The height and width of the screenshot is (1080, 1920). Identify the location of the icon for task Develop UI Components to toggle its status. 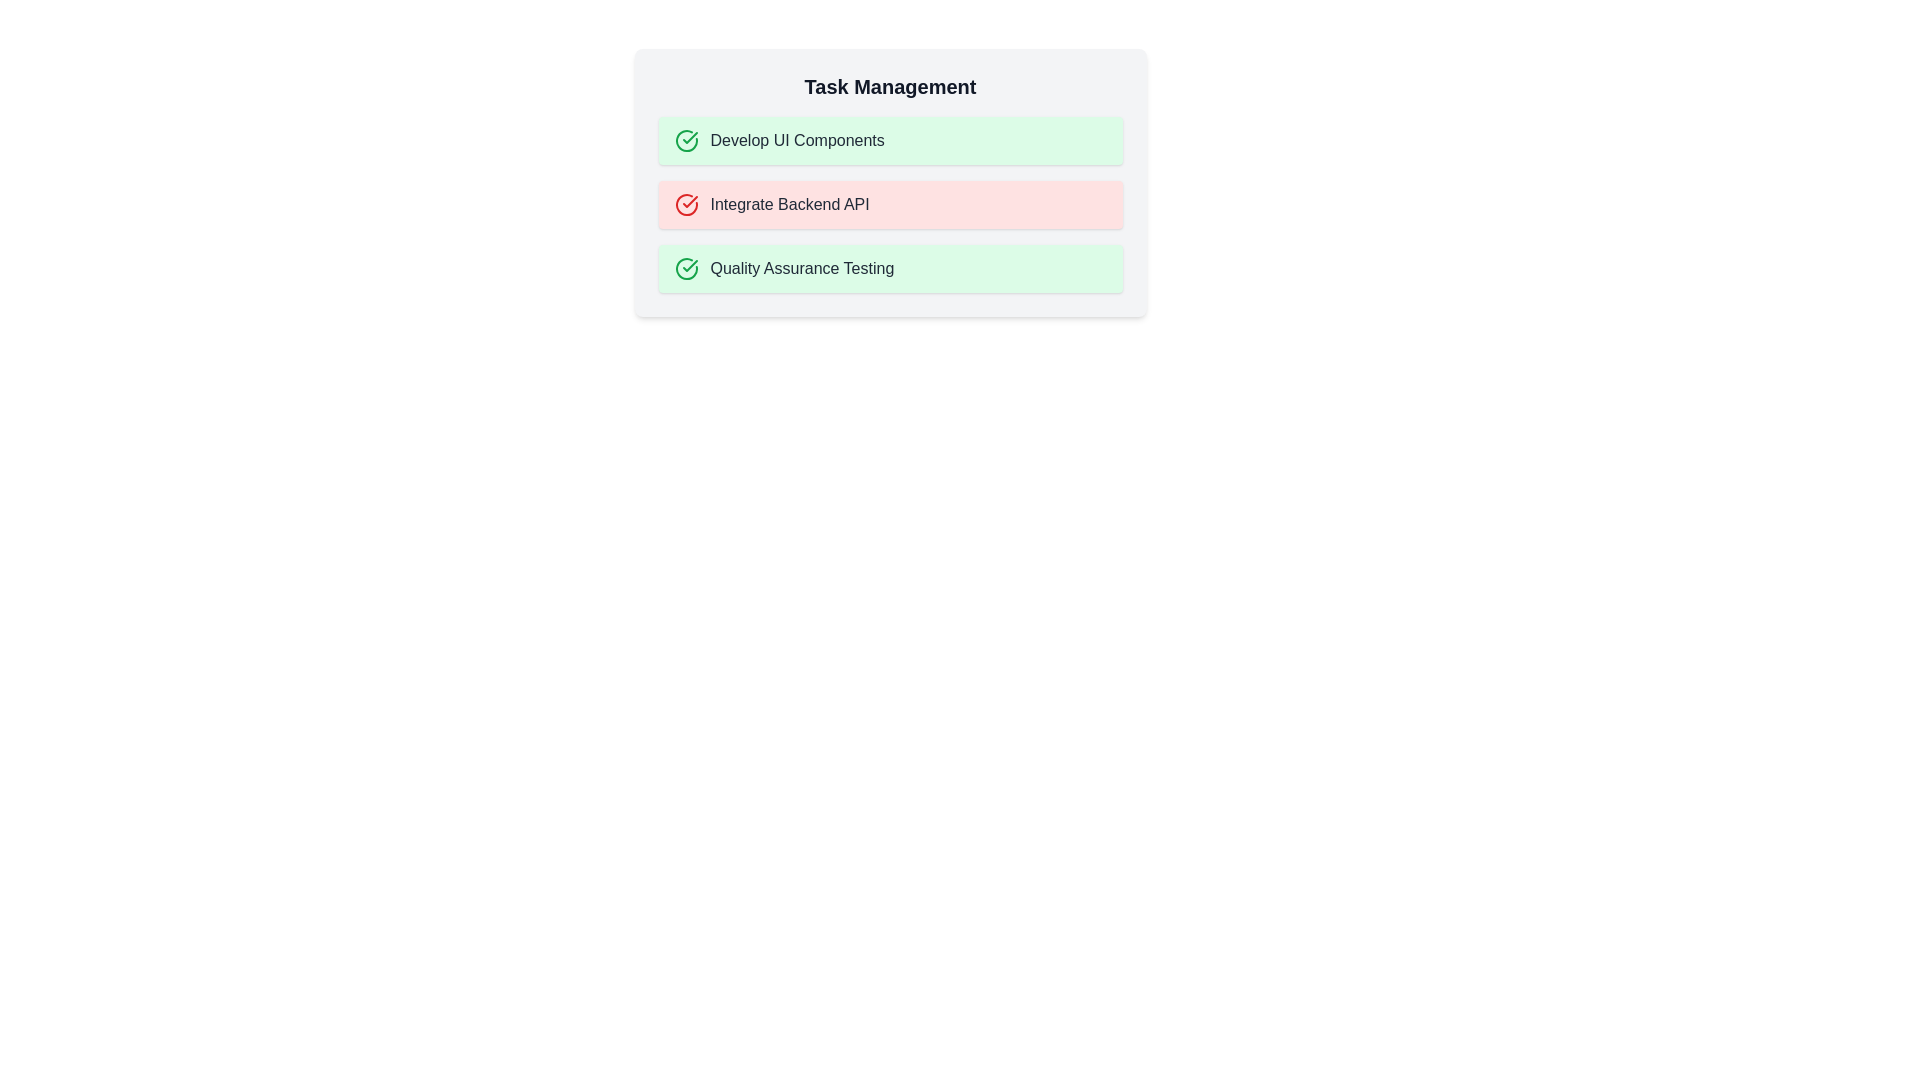
(686, 140).